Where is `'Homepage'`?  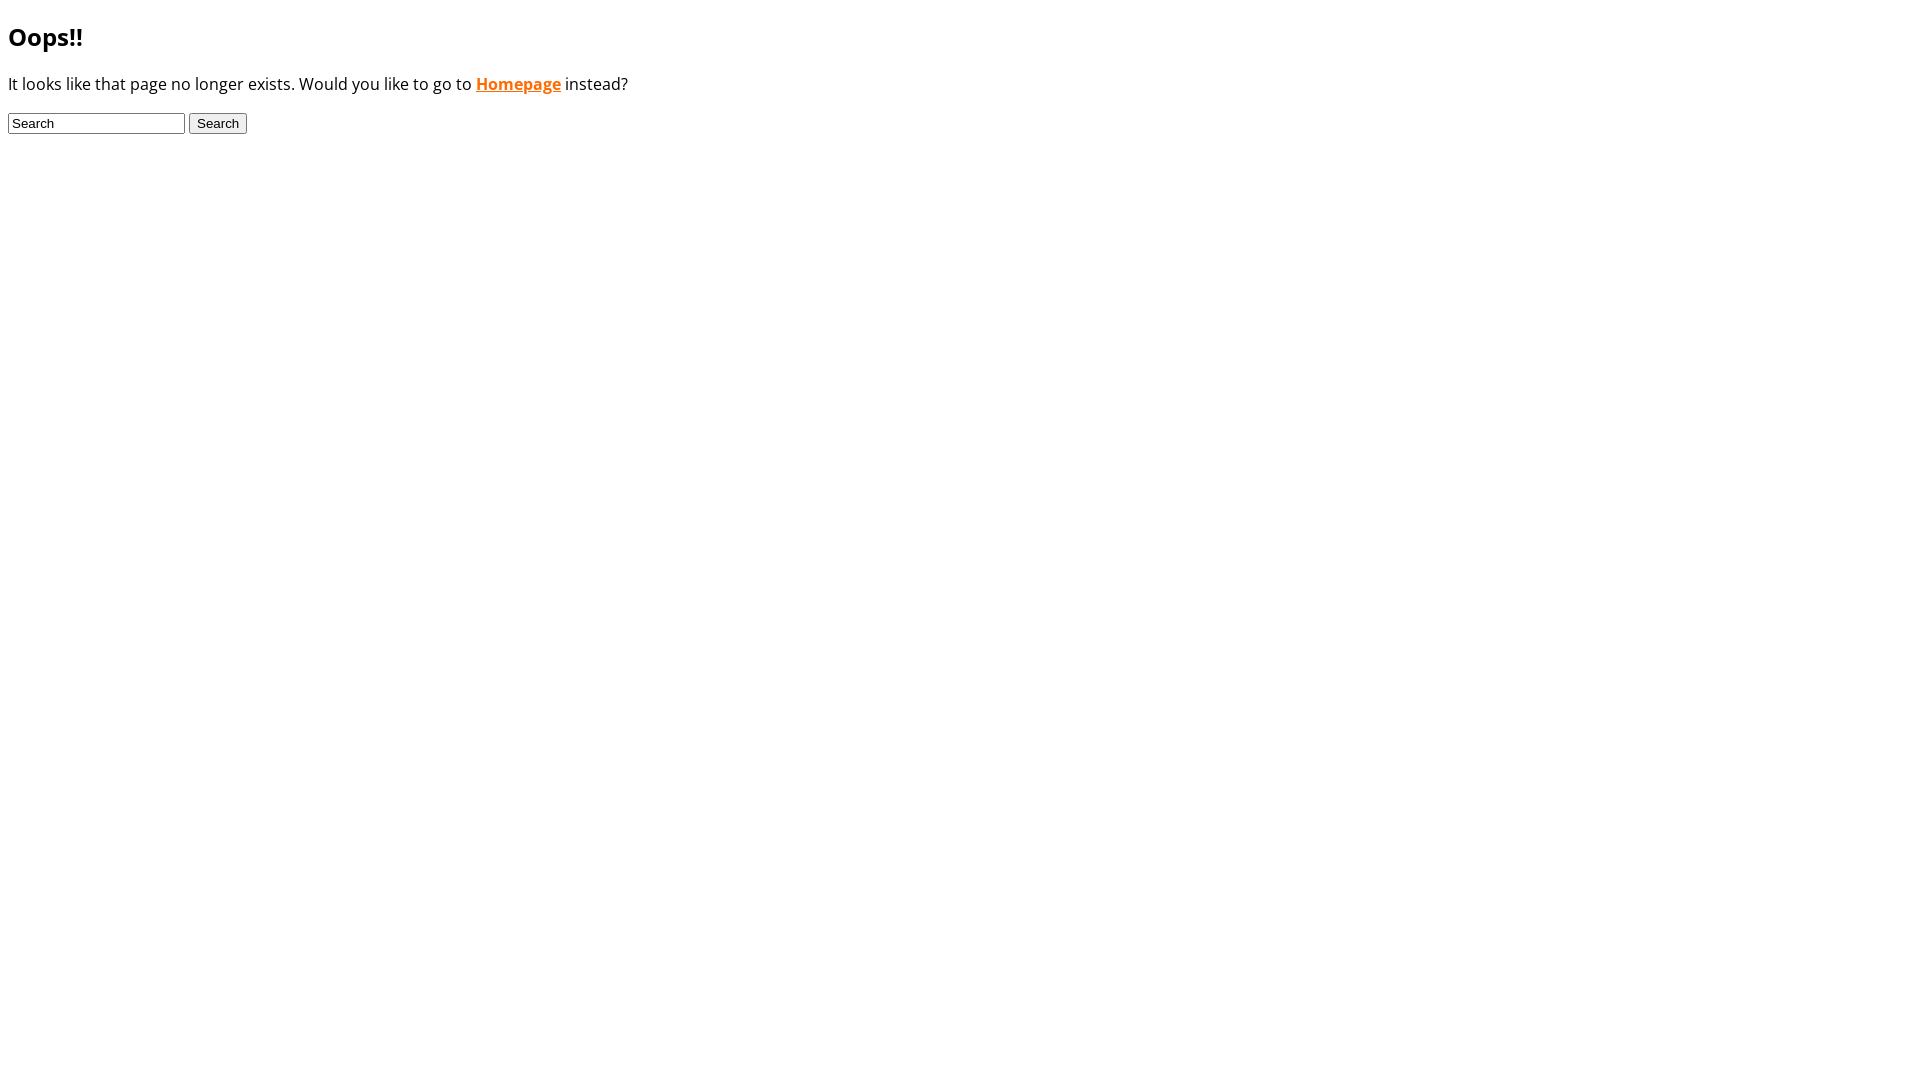 'Homepage' is located at coordinates (518, 83).